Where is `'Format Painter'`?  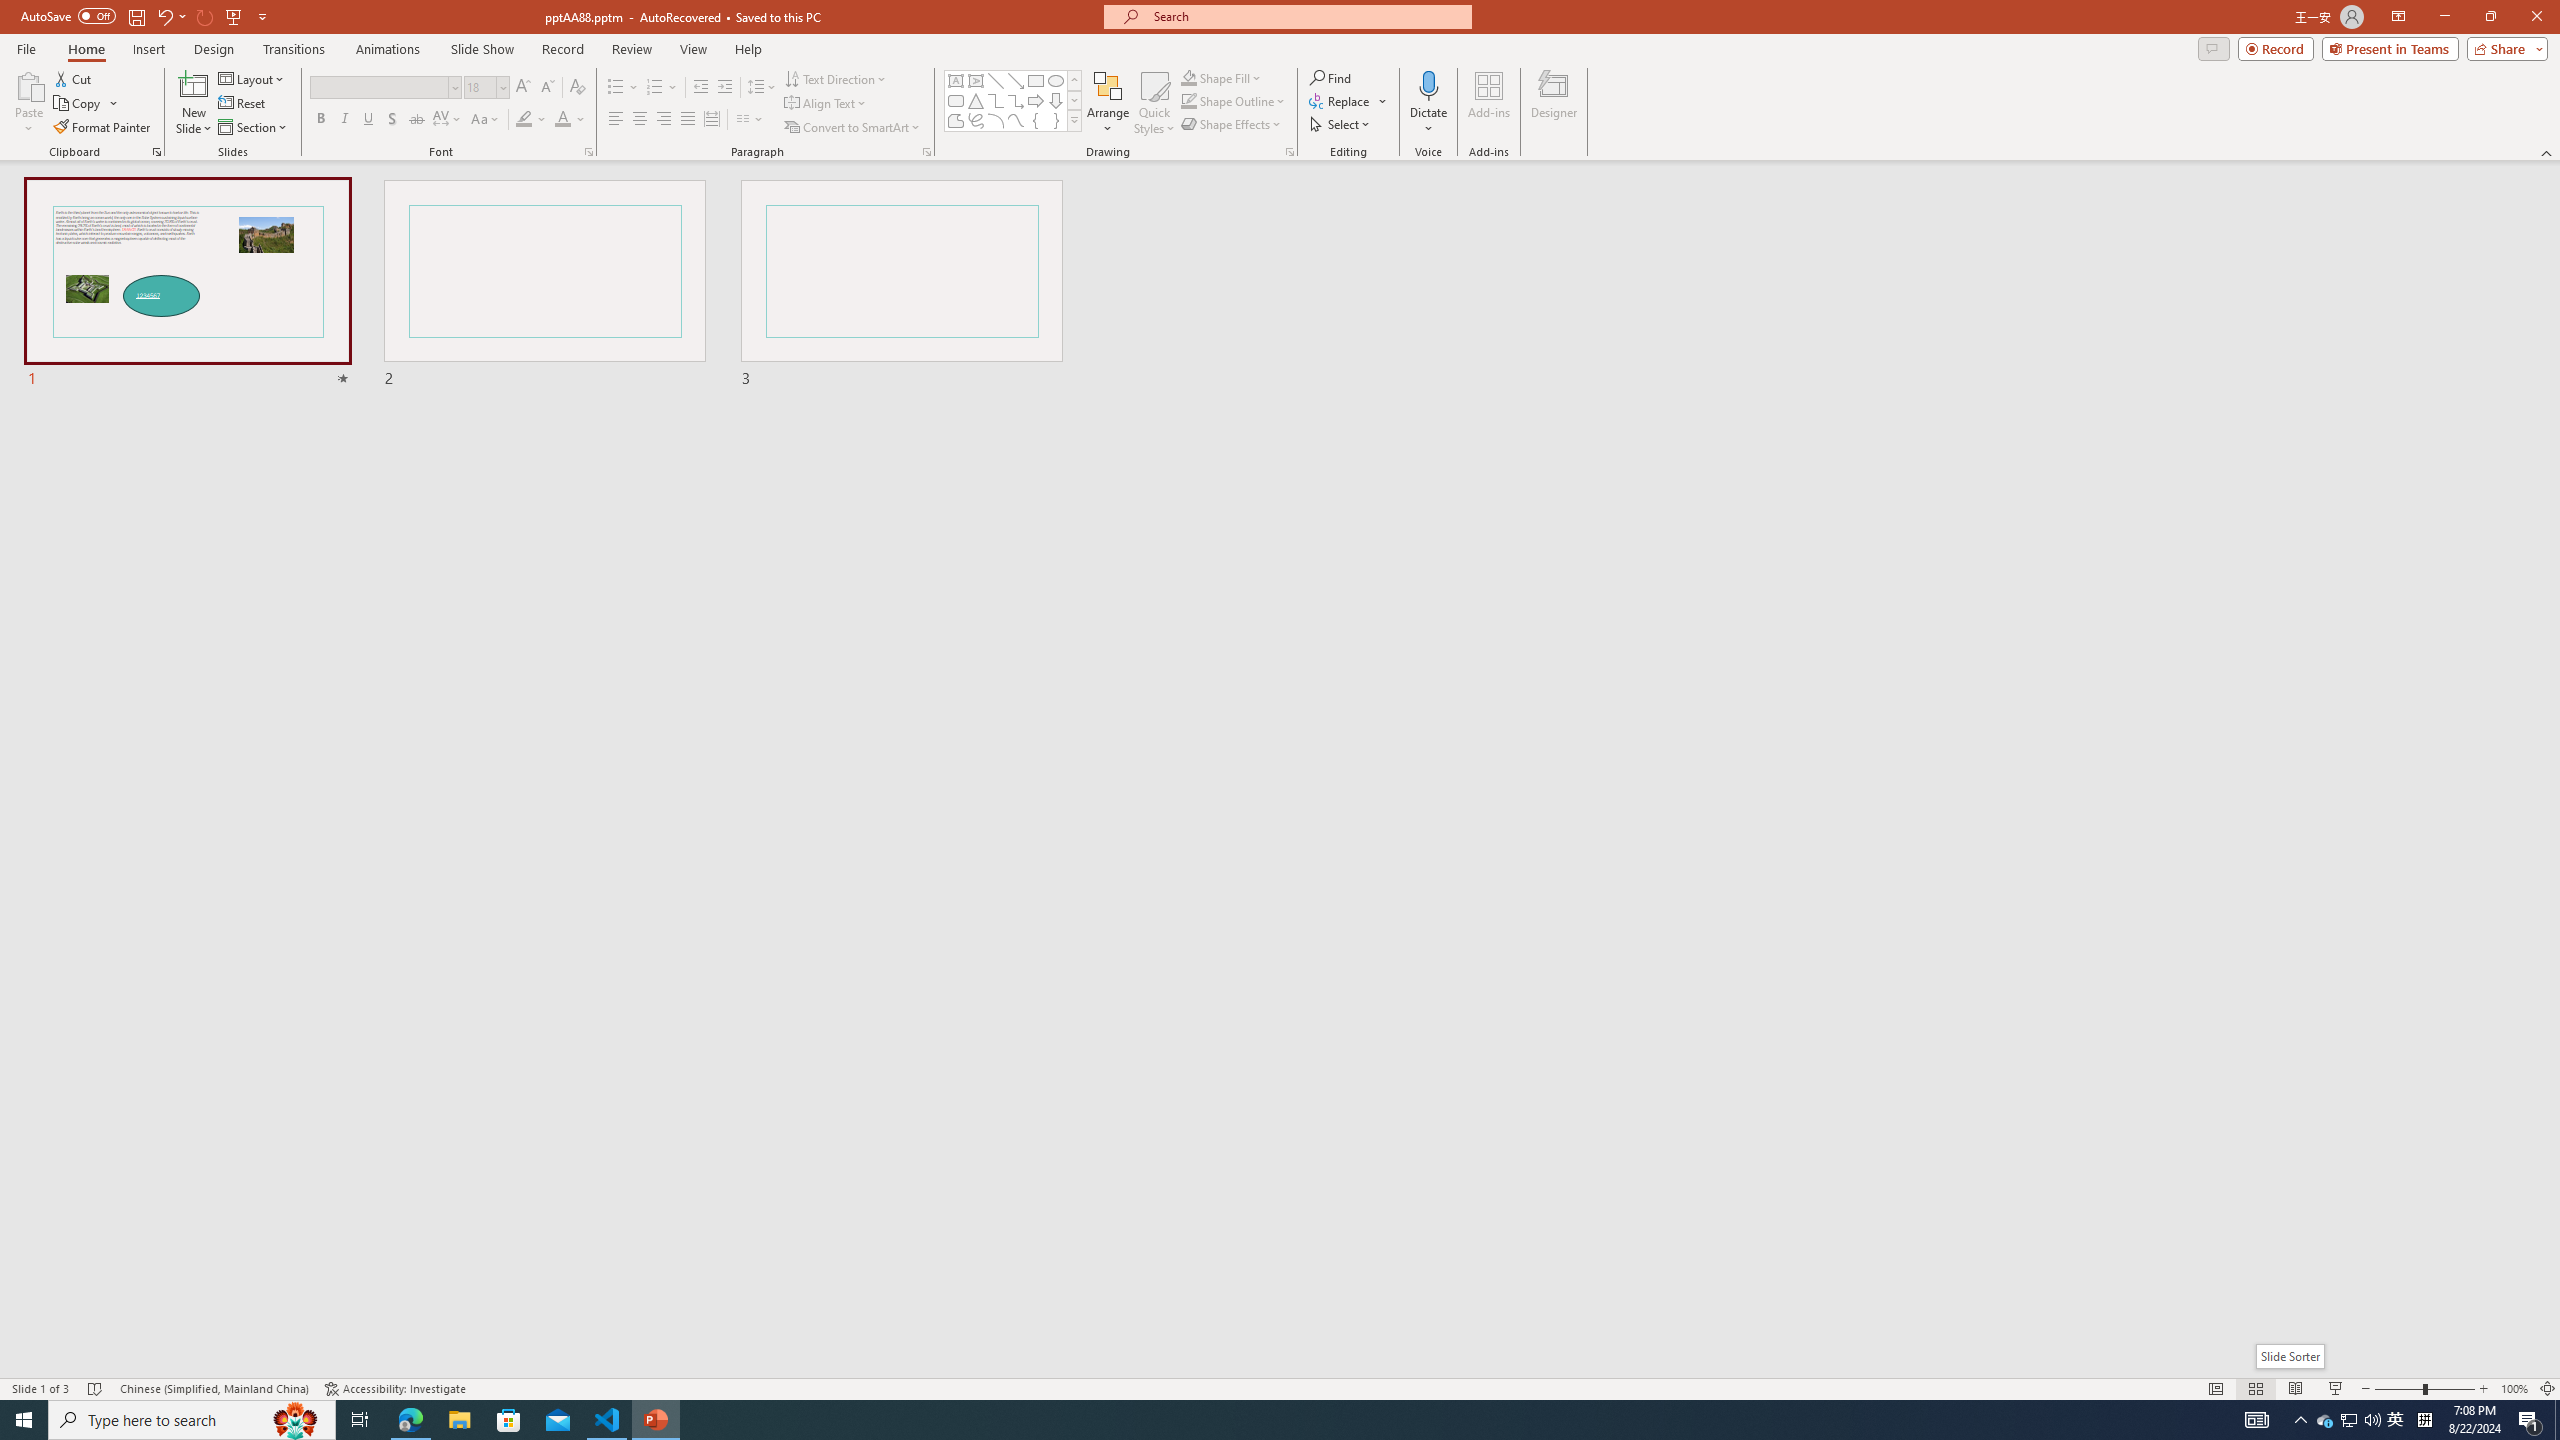 'Format Painter' is located at coordinates (102, 127).